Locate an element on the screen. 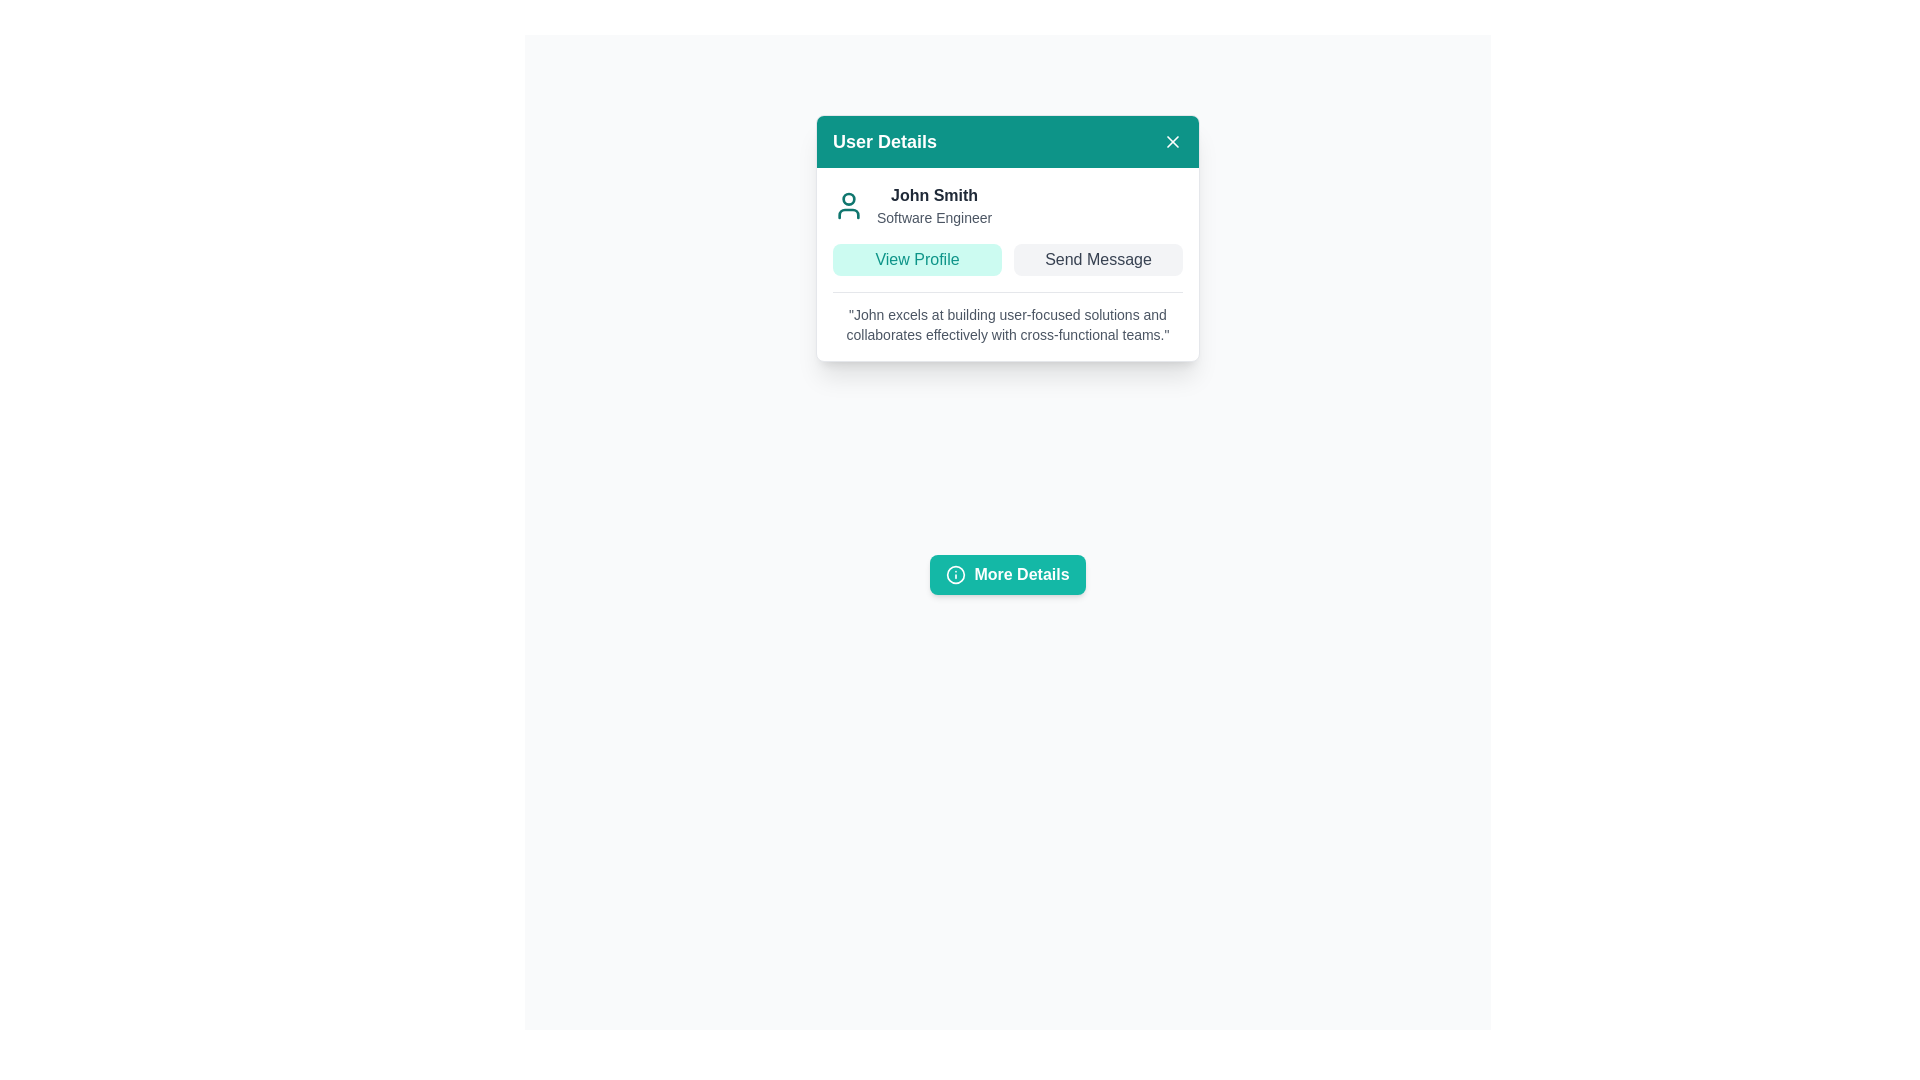 The width and height of the screenshot is (1920, 1080). the 'User Details' text label, which is styled in bold and larger font on a teal background within a header bar of a card-like UI component is located at coordinates (884, 141).